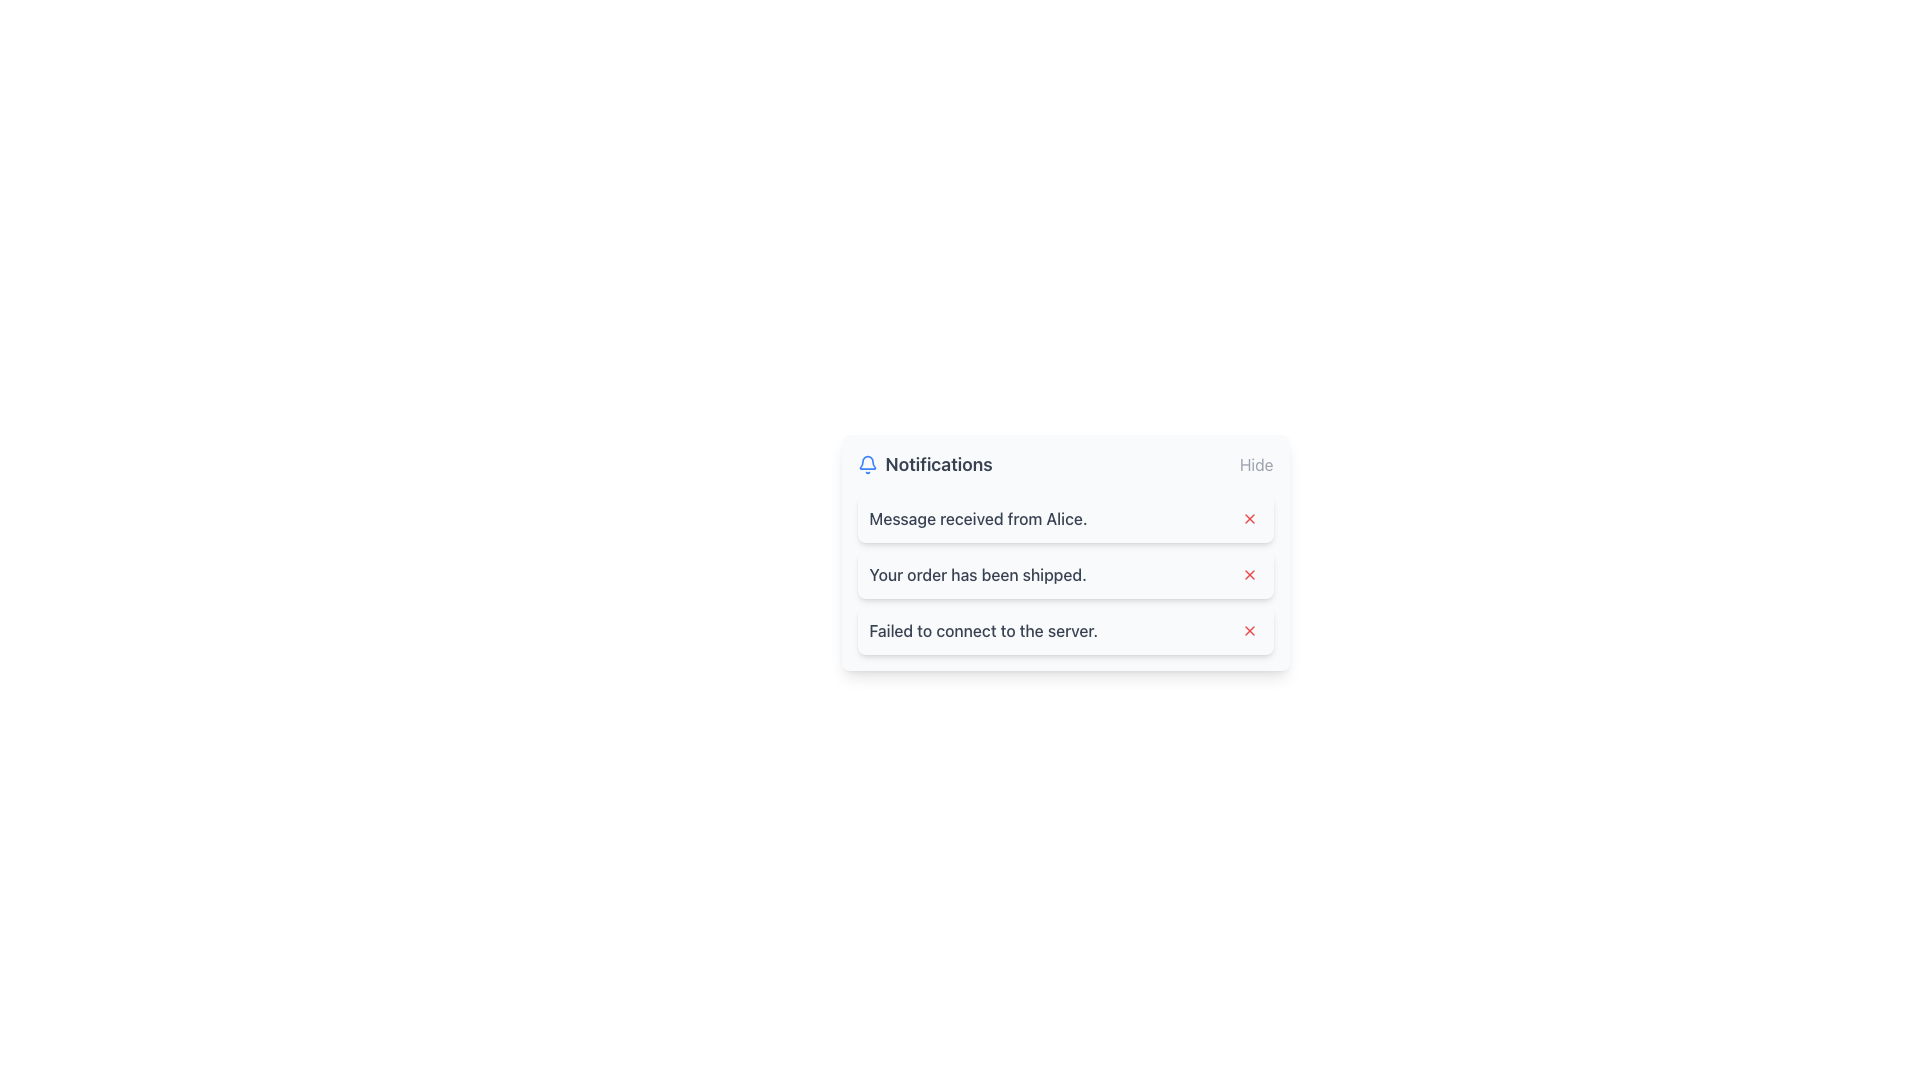 The image size is (1920, 1080). Describe the element at coordinates (867, 462) in the screenshot. I see `the bell icon element in the notification pane, which serves as a visual representation of notifications or alerts` at that location.